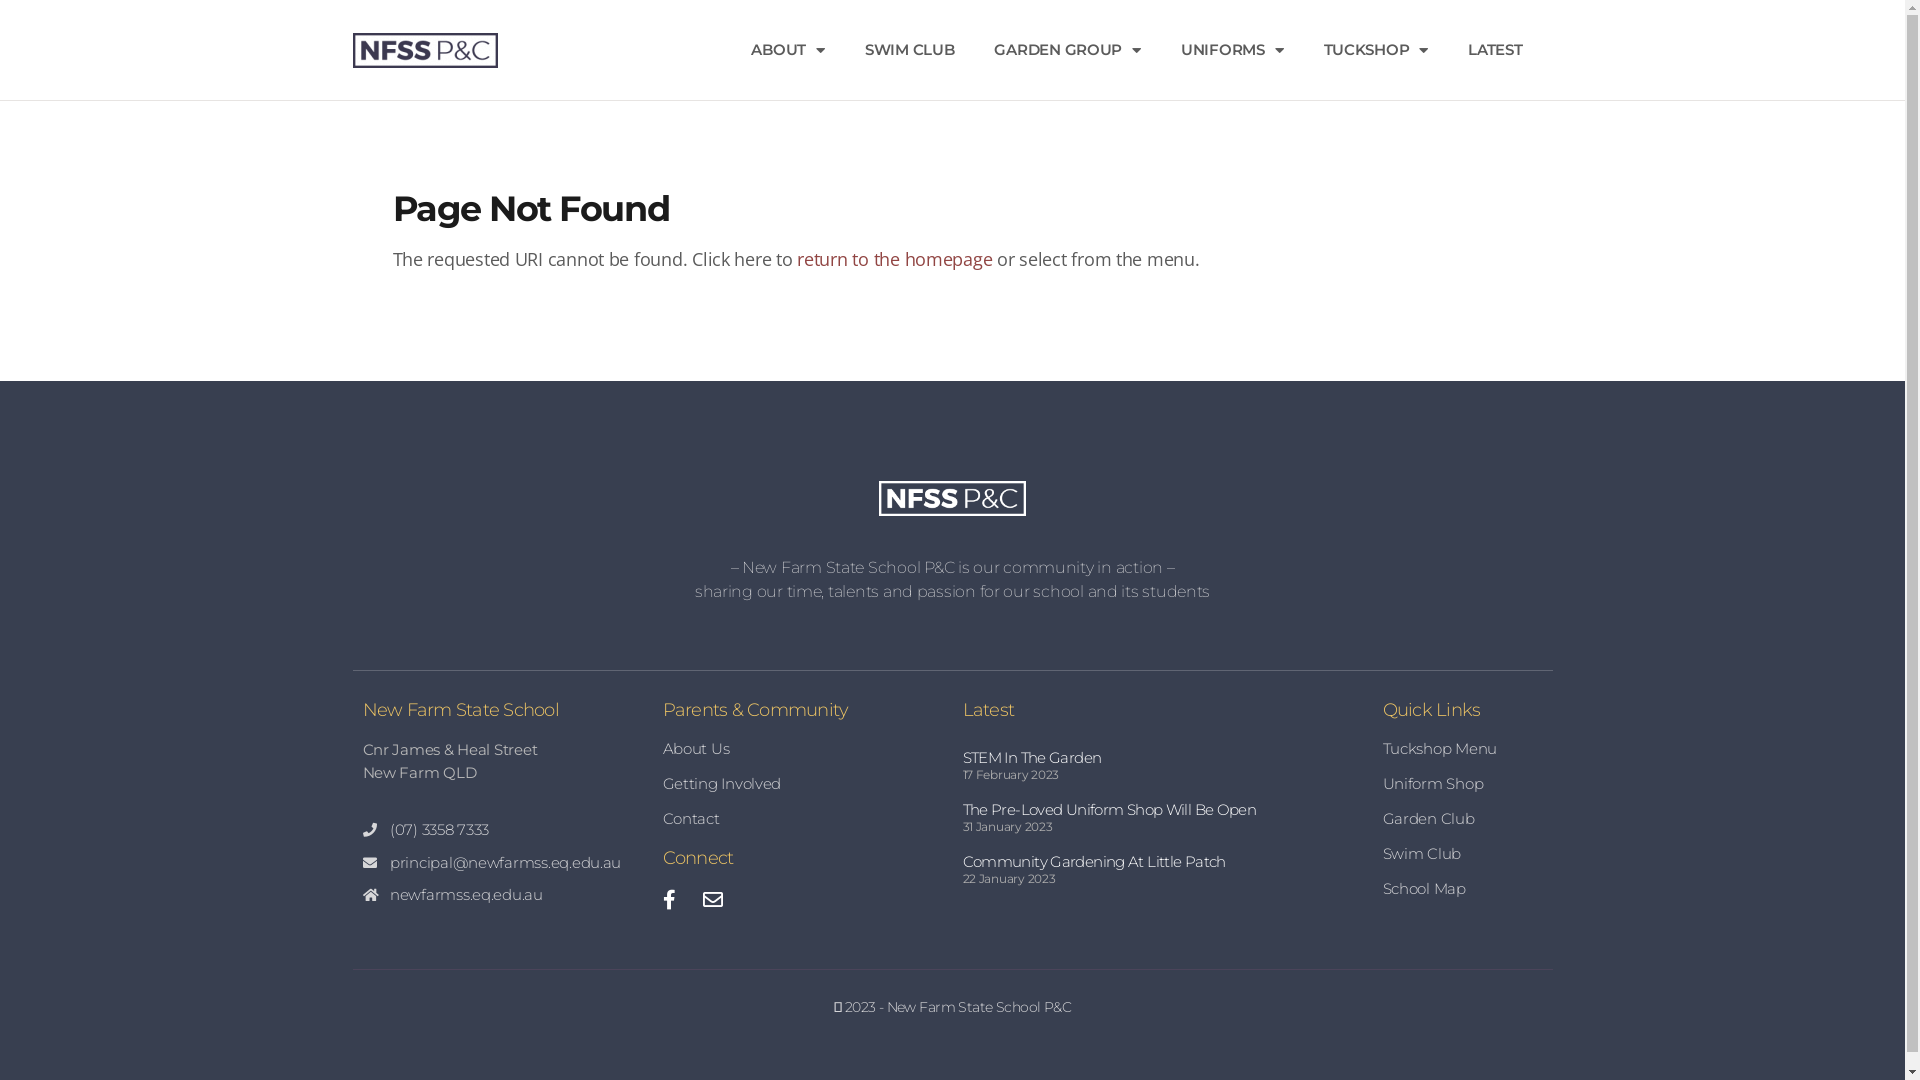 Image resolution: width=1920 pixels, height=1080 pixels. Describe the element at coordinates (502, 830) in the screenshot. I see `'(07) 3358 7333'` at that location.